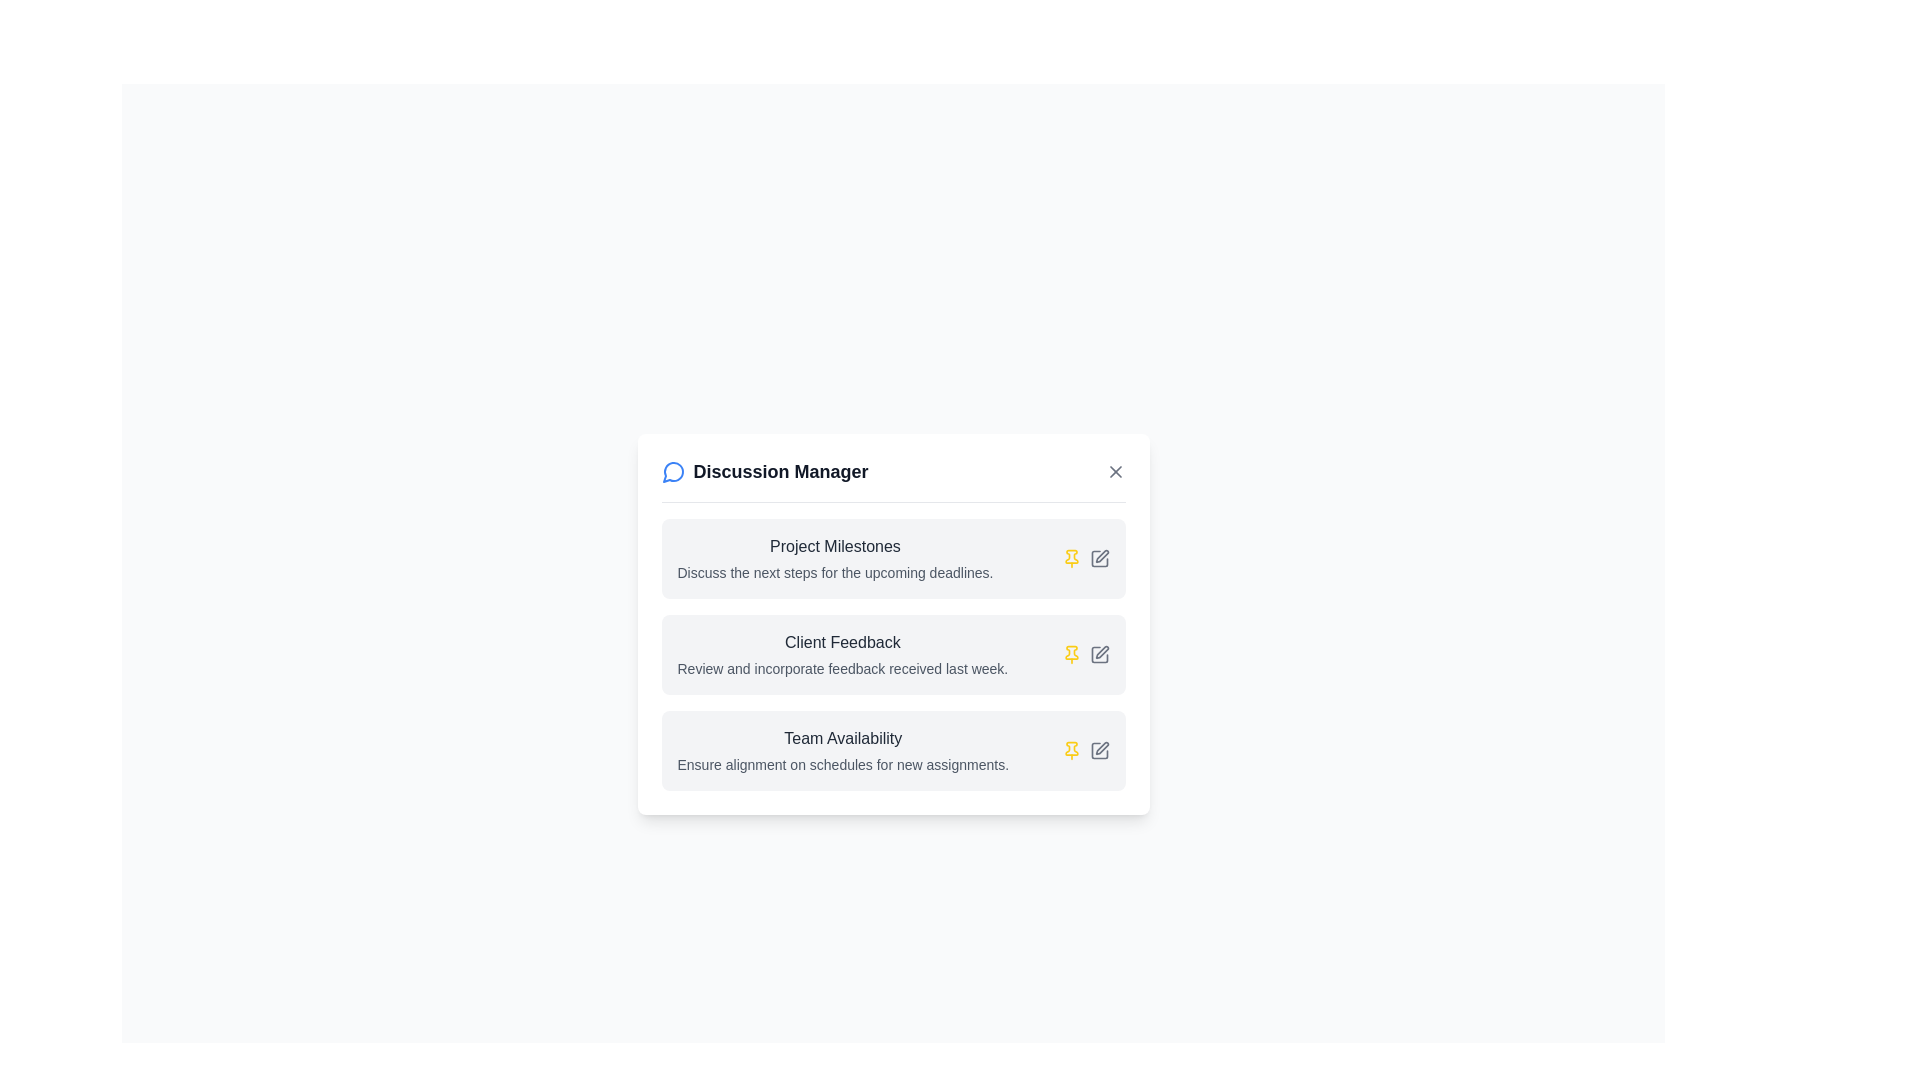 This screenshot has height=1080, width=1920. What do you see at coordinates (835, 572) in the screenshot?
I see `the text element that says 'Discuss the next steps for the upcoming deadlines.' located beneath the 'Project Milestones' title in the 'Discussion Manager' interface` at bounding box center [835, 572].